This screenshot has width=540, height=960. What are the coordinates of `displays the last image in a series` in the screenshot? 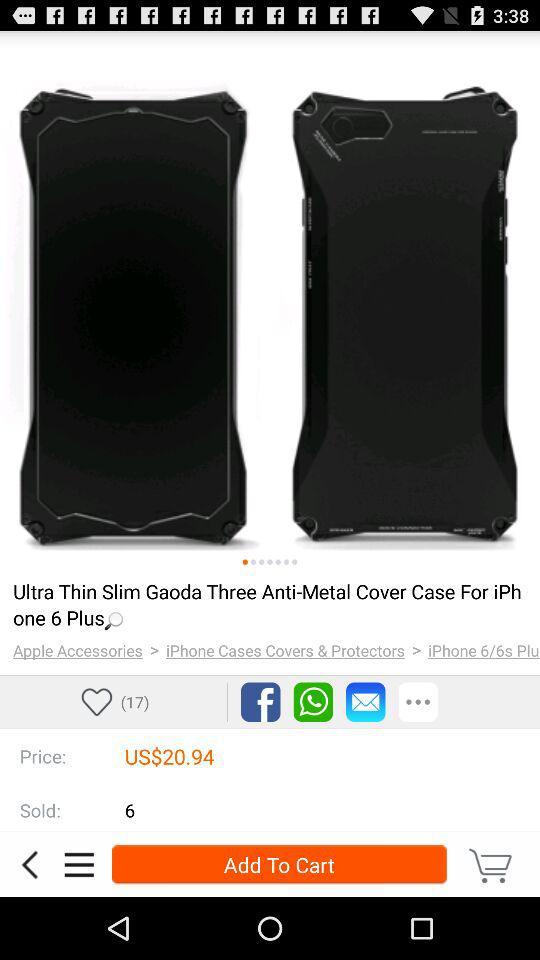 It's located at (293, 562).